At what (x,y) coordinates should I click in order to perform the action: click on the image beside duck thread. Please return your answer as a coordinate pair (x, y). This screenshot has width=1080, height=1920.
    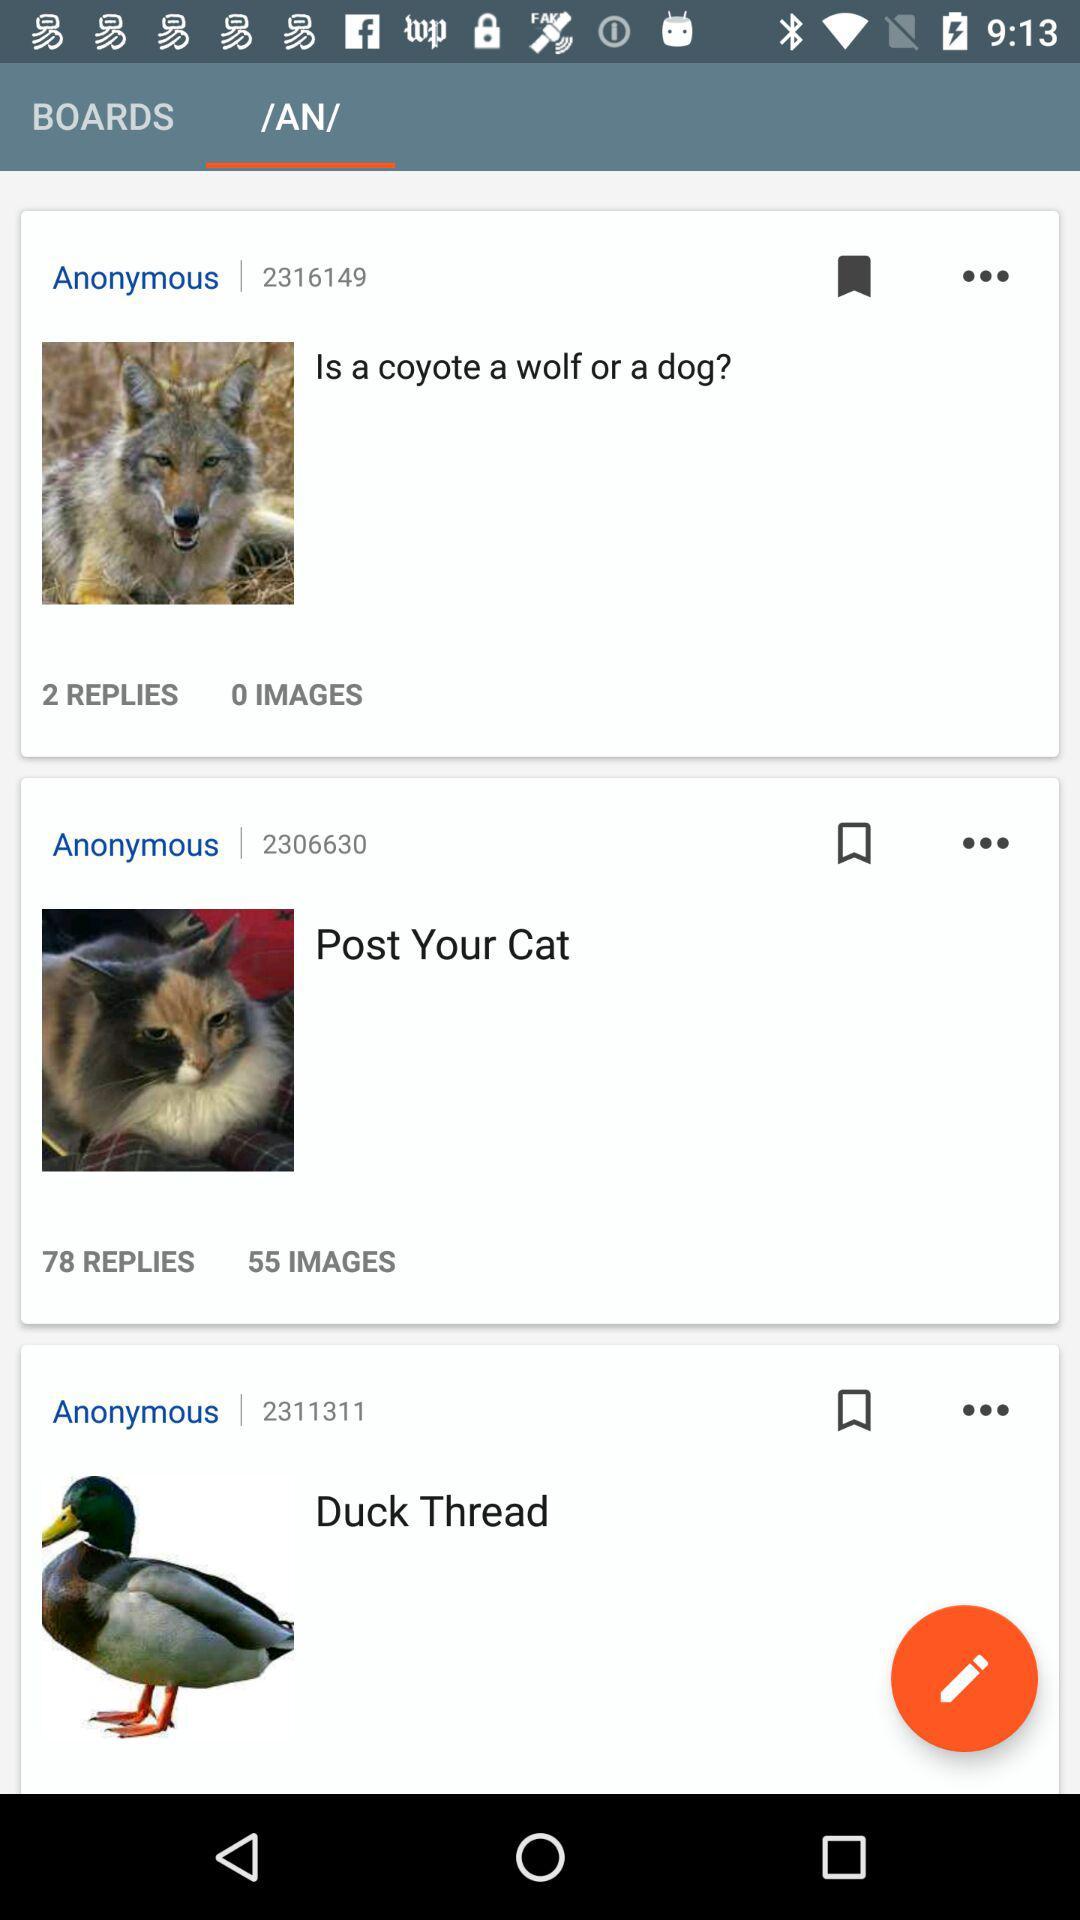
    Looking at the image, I should click on (161, 1607).